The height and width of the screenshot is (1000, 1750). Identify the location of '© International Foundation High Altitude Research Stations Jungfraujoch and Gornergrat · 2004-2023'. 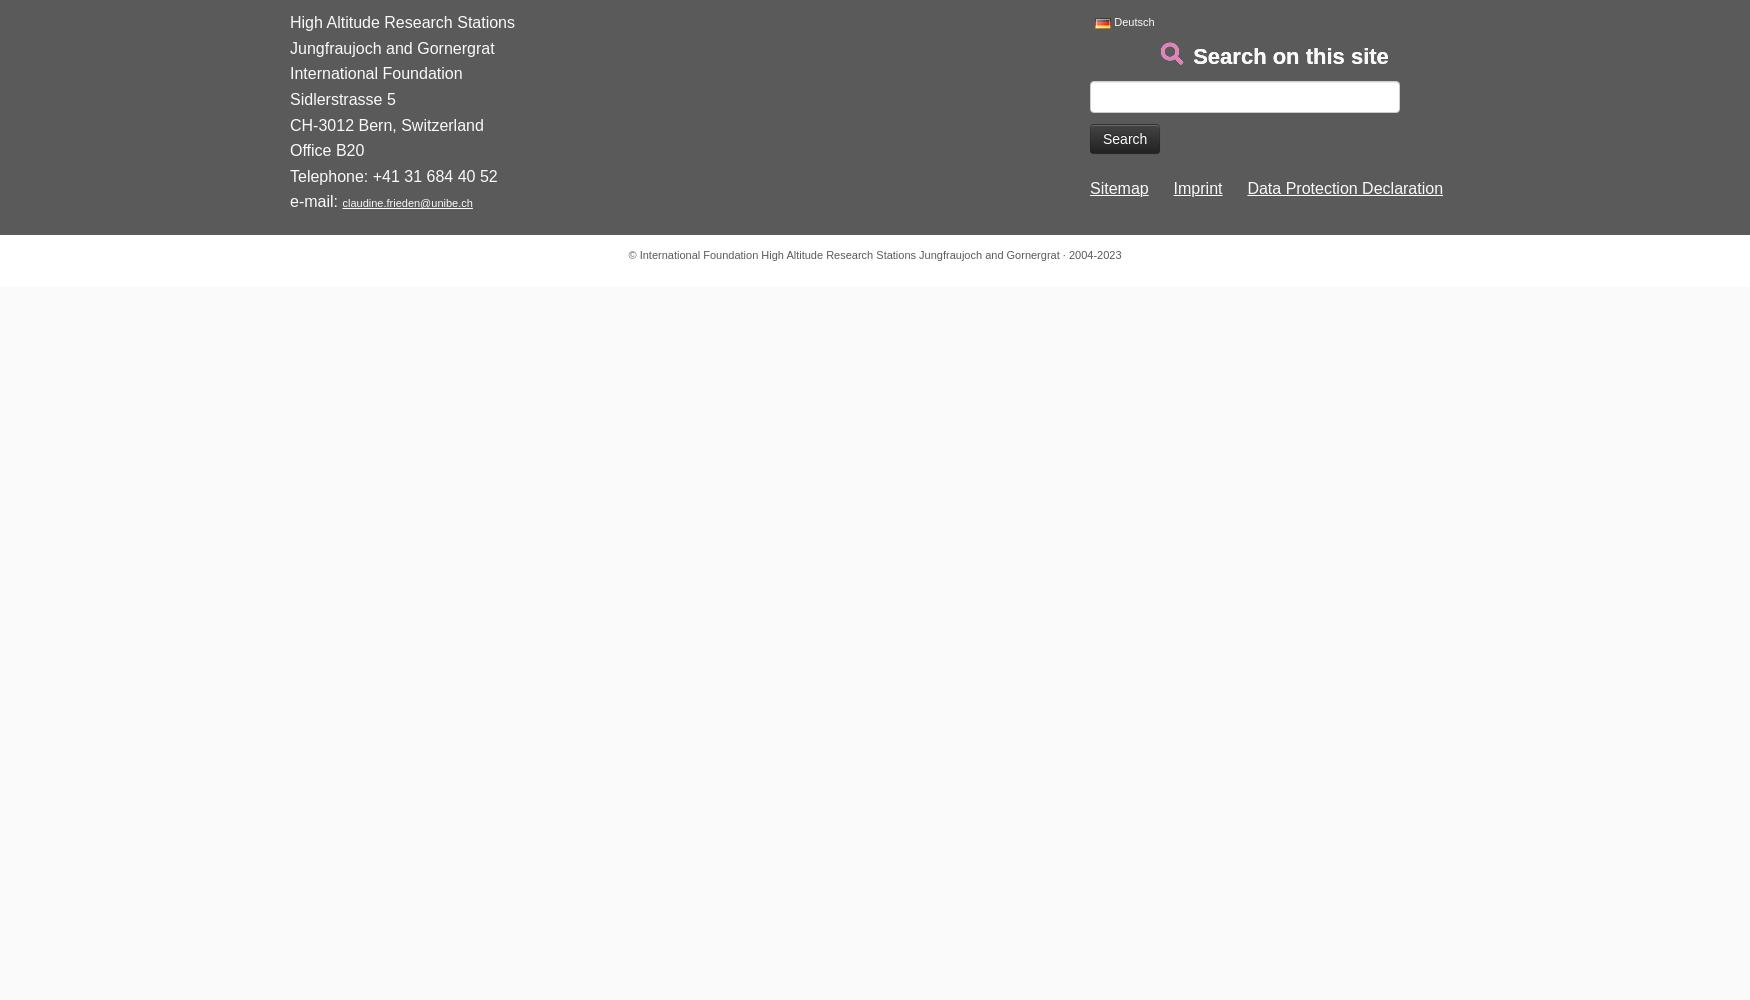
(874, 255).